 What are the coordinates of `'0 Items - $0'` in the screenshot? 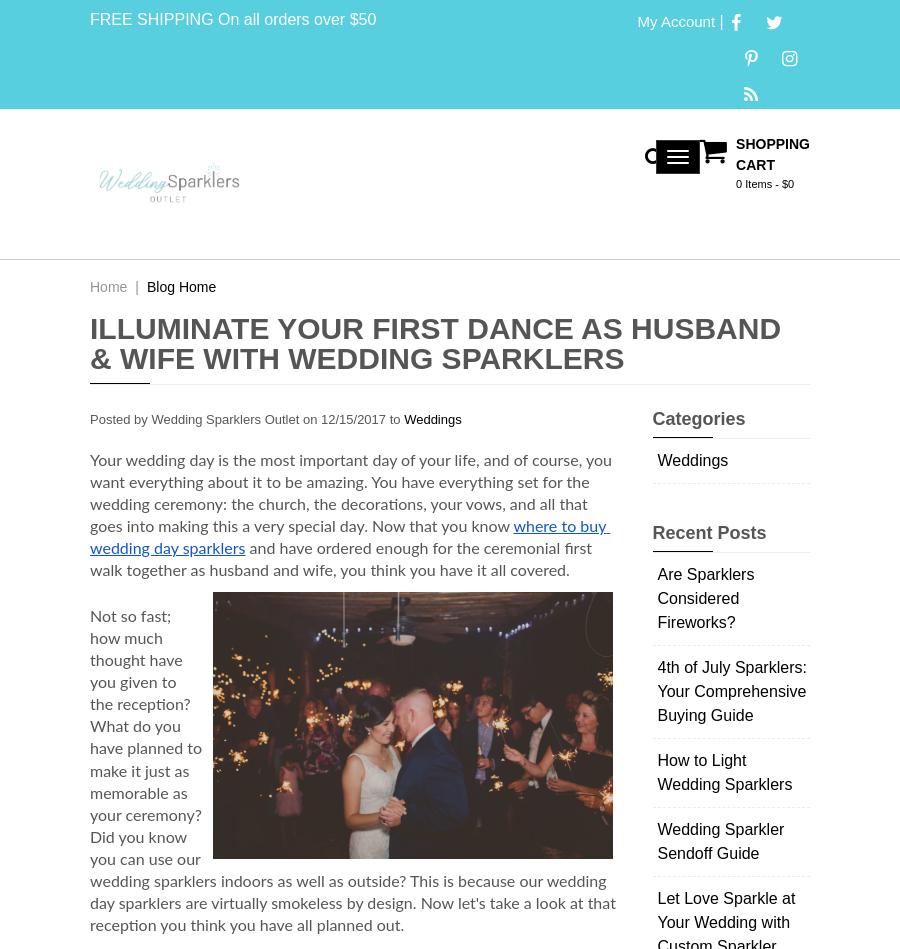 It's located at (764, 183).